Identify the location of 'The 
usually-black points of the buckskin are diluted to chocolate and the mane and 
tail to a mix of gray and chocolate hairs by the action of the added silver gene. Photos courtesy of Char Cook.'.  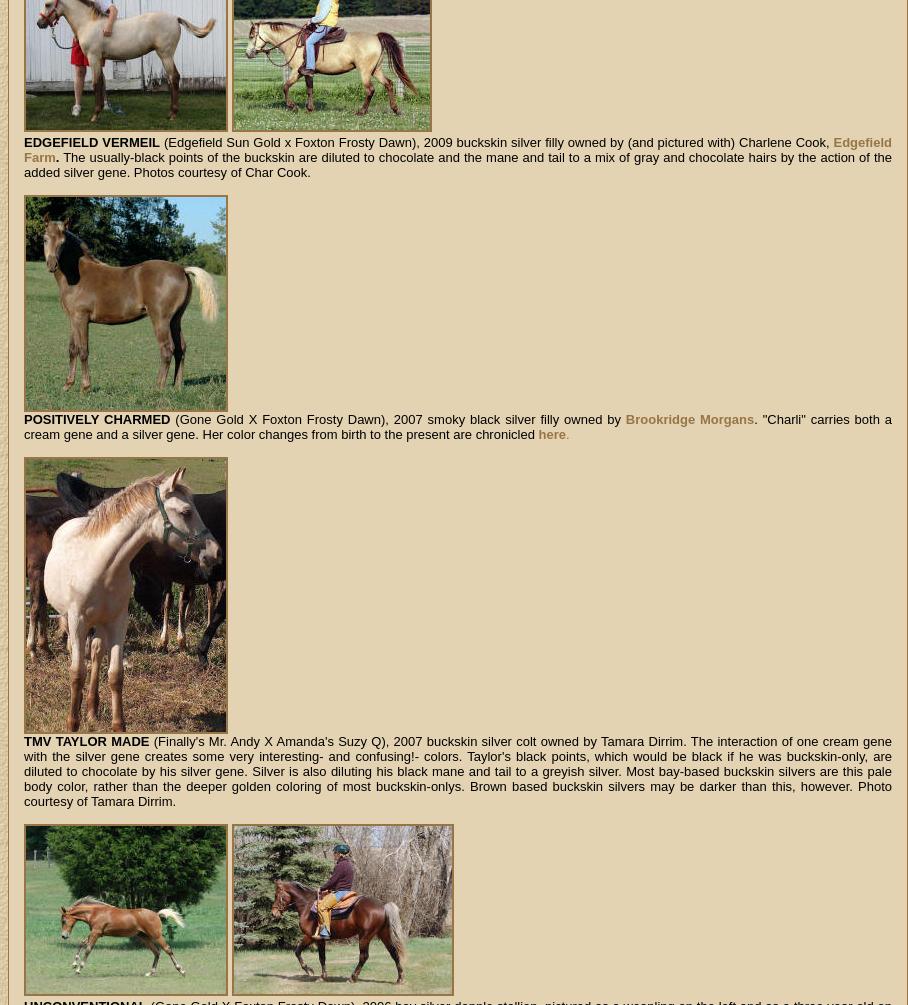
(456, 165).